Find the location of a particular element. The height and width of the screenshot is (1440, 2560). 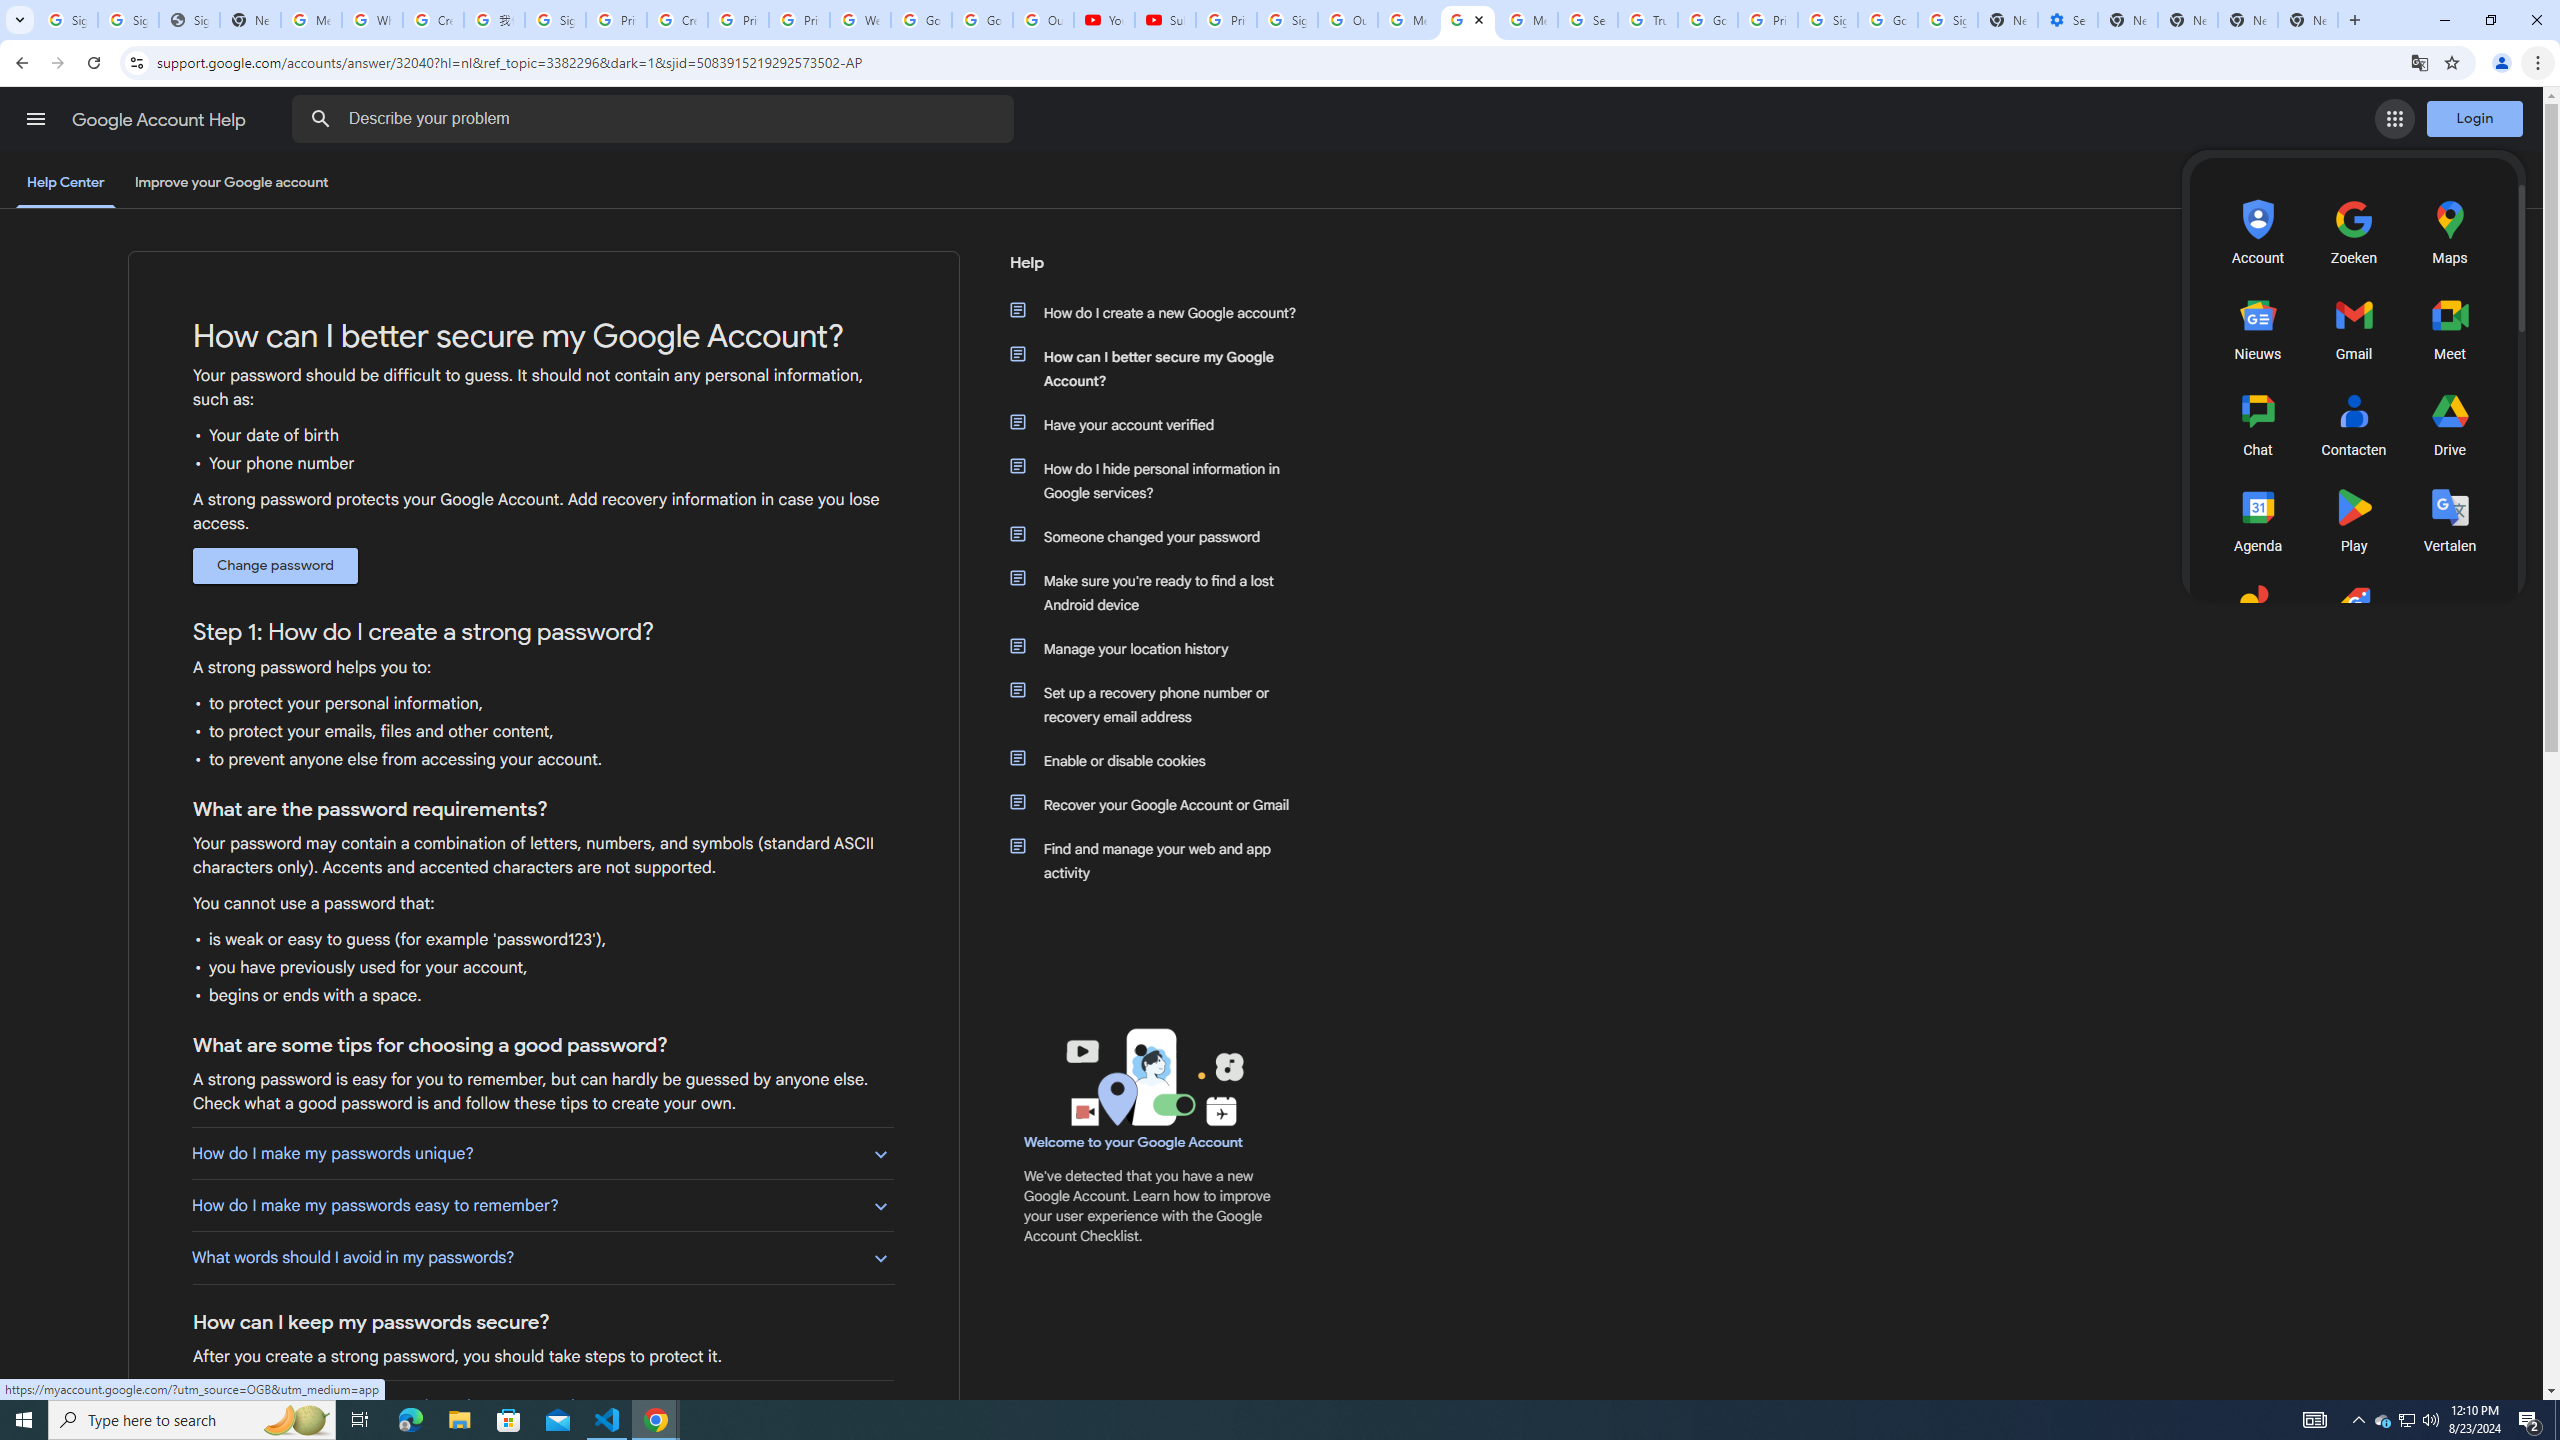

'Make sure you' is located at coordinates (1162, 591).